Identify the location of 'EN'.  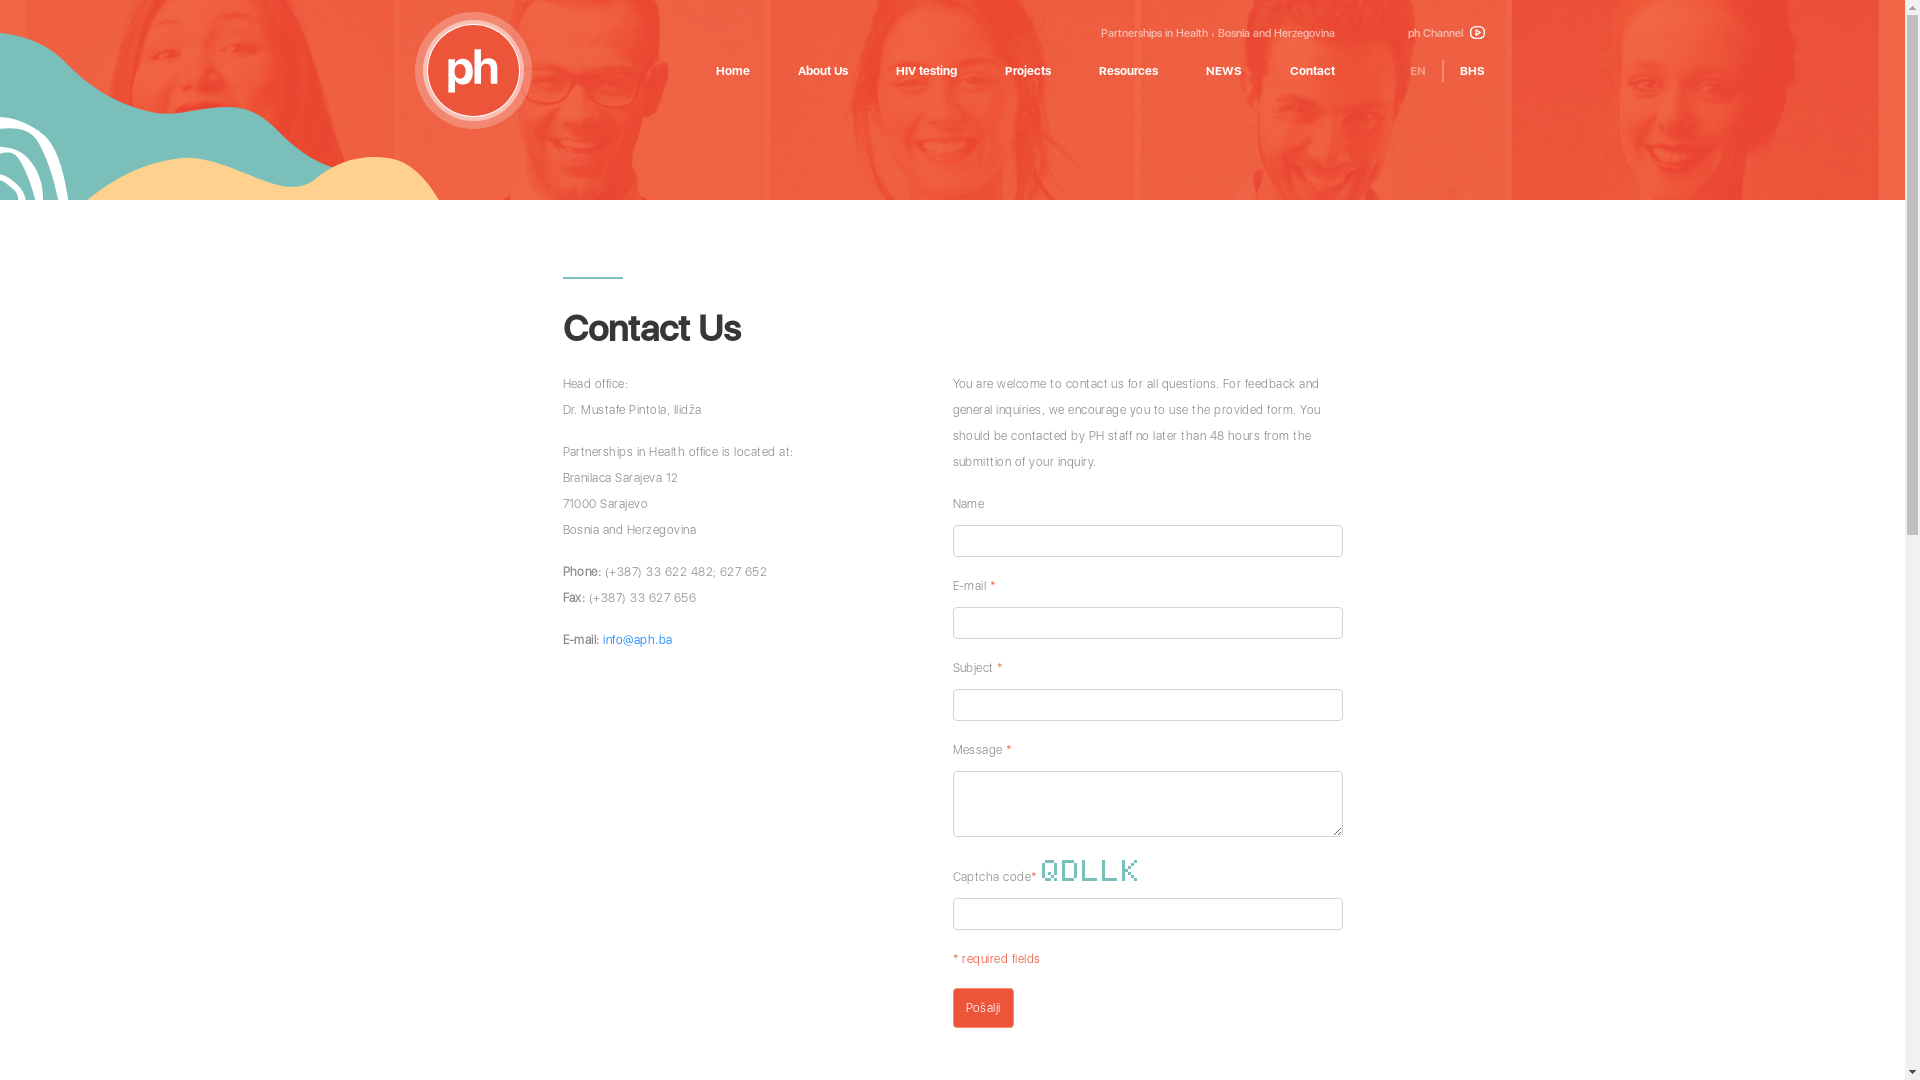
(1416, 69).